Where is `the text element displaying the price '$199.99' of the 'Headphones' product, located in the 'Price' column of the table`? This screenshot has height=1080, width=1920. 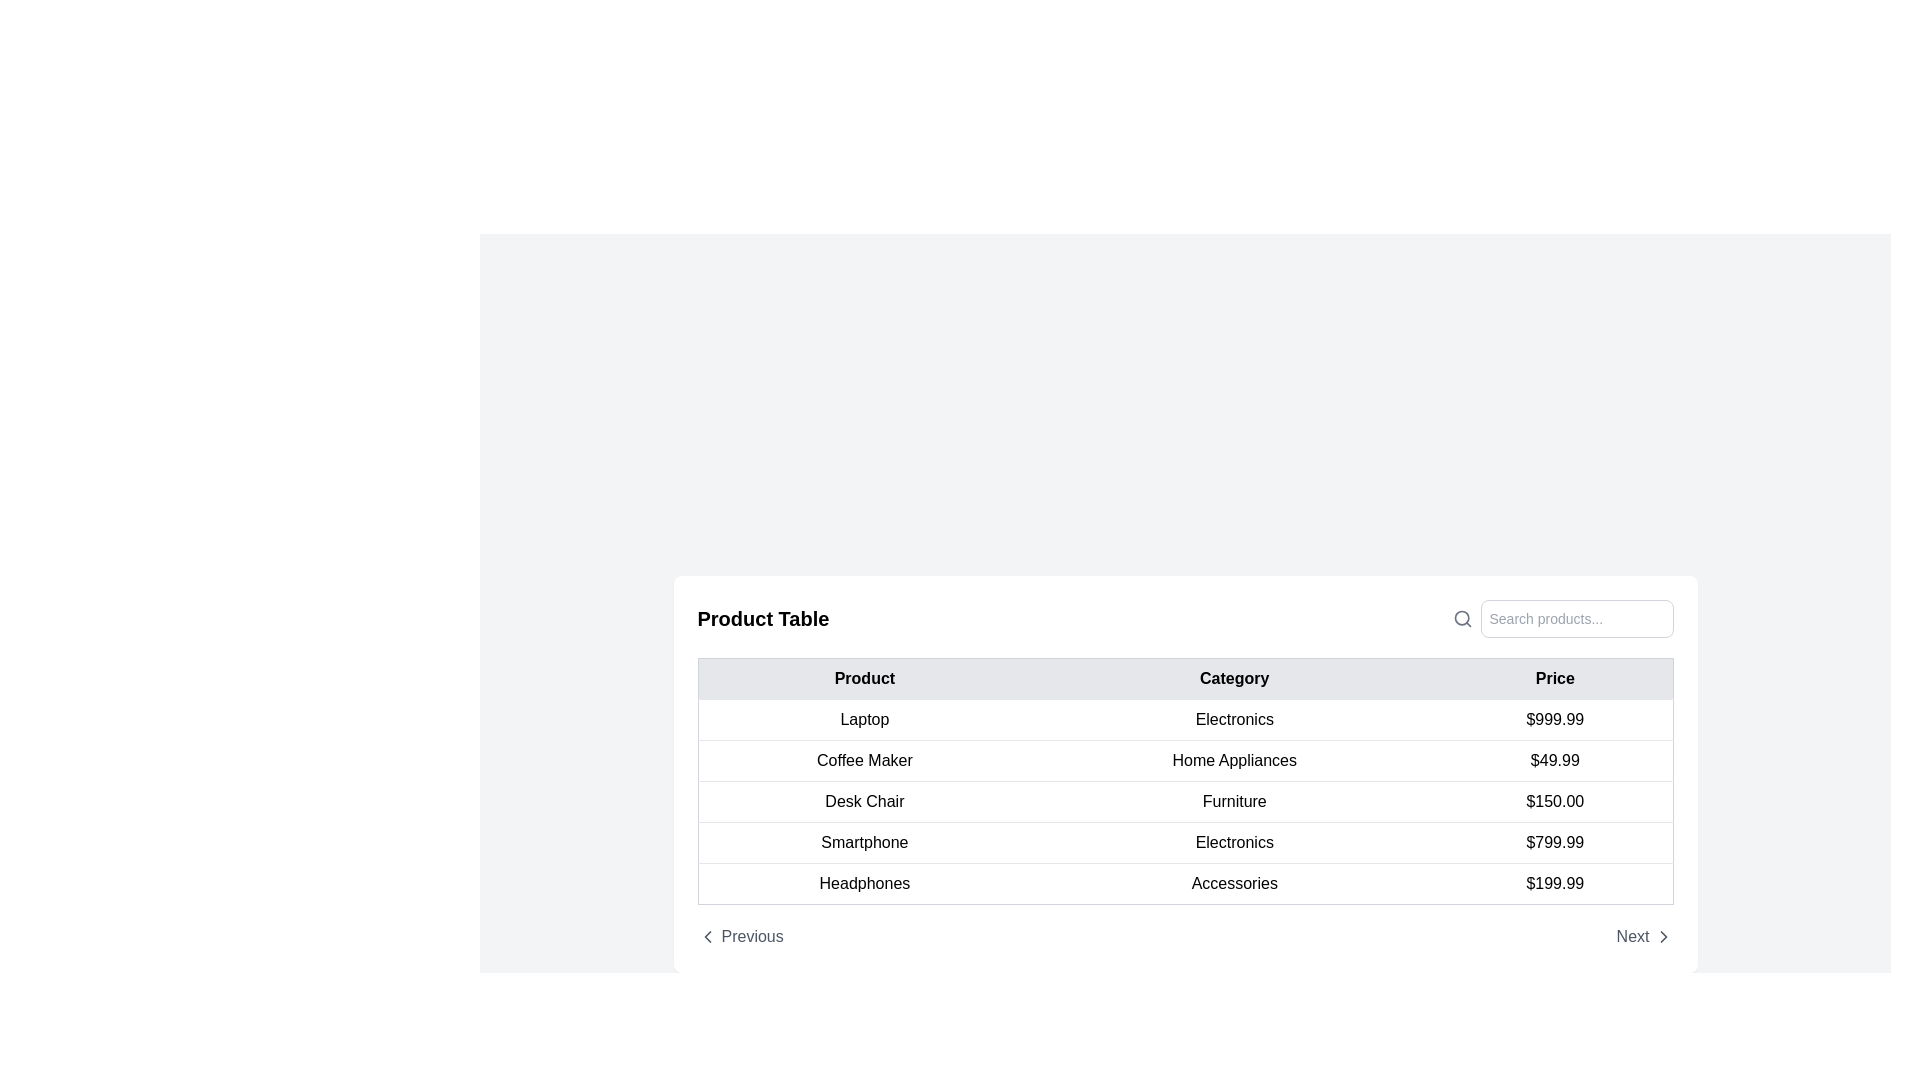
the text element displaying the price '$199.99' of the 'Headphones' product, located in the 'Price' column of the table is located at coordinates (1554, 882).